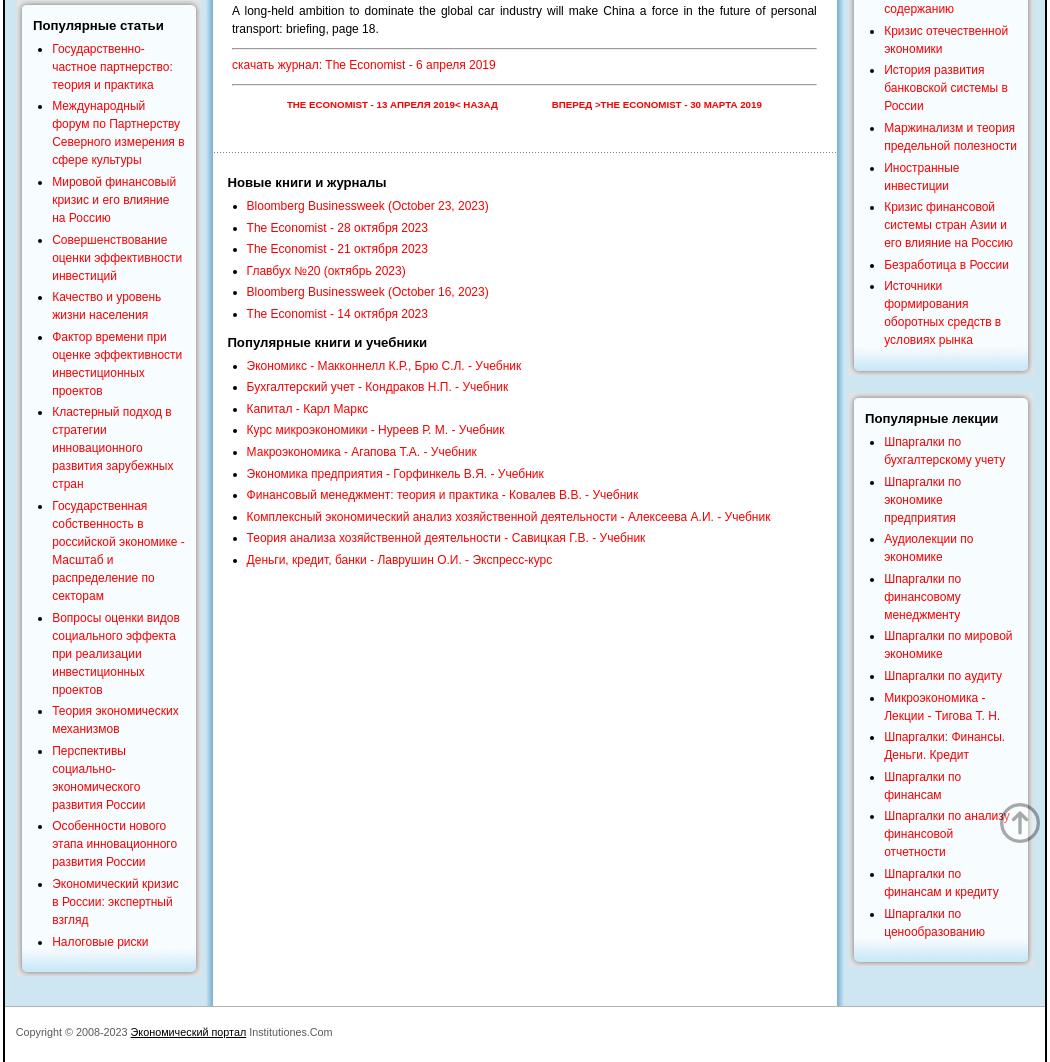  I want to click on 'Капитал - Карл Маркс', so click(307, 407).